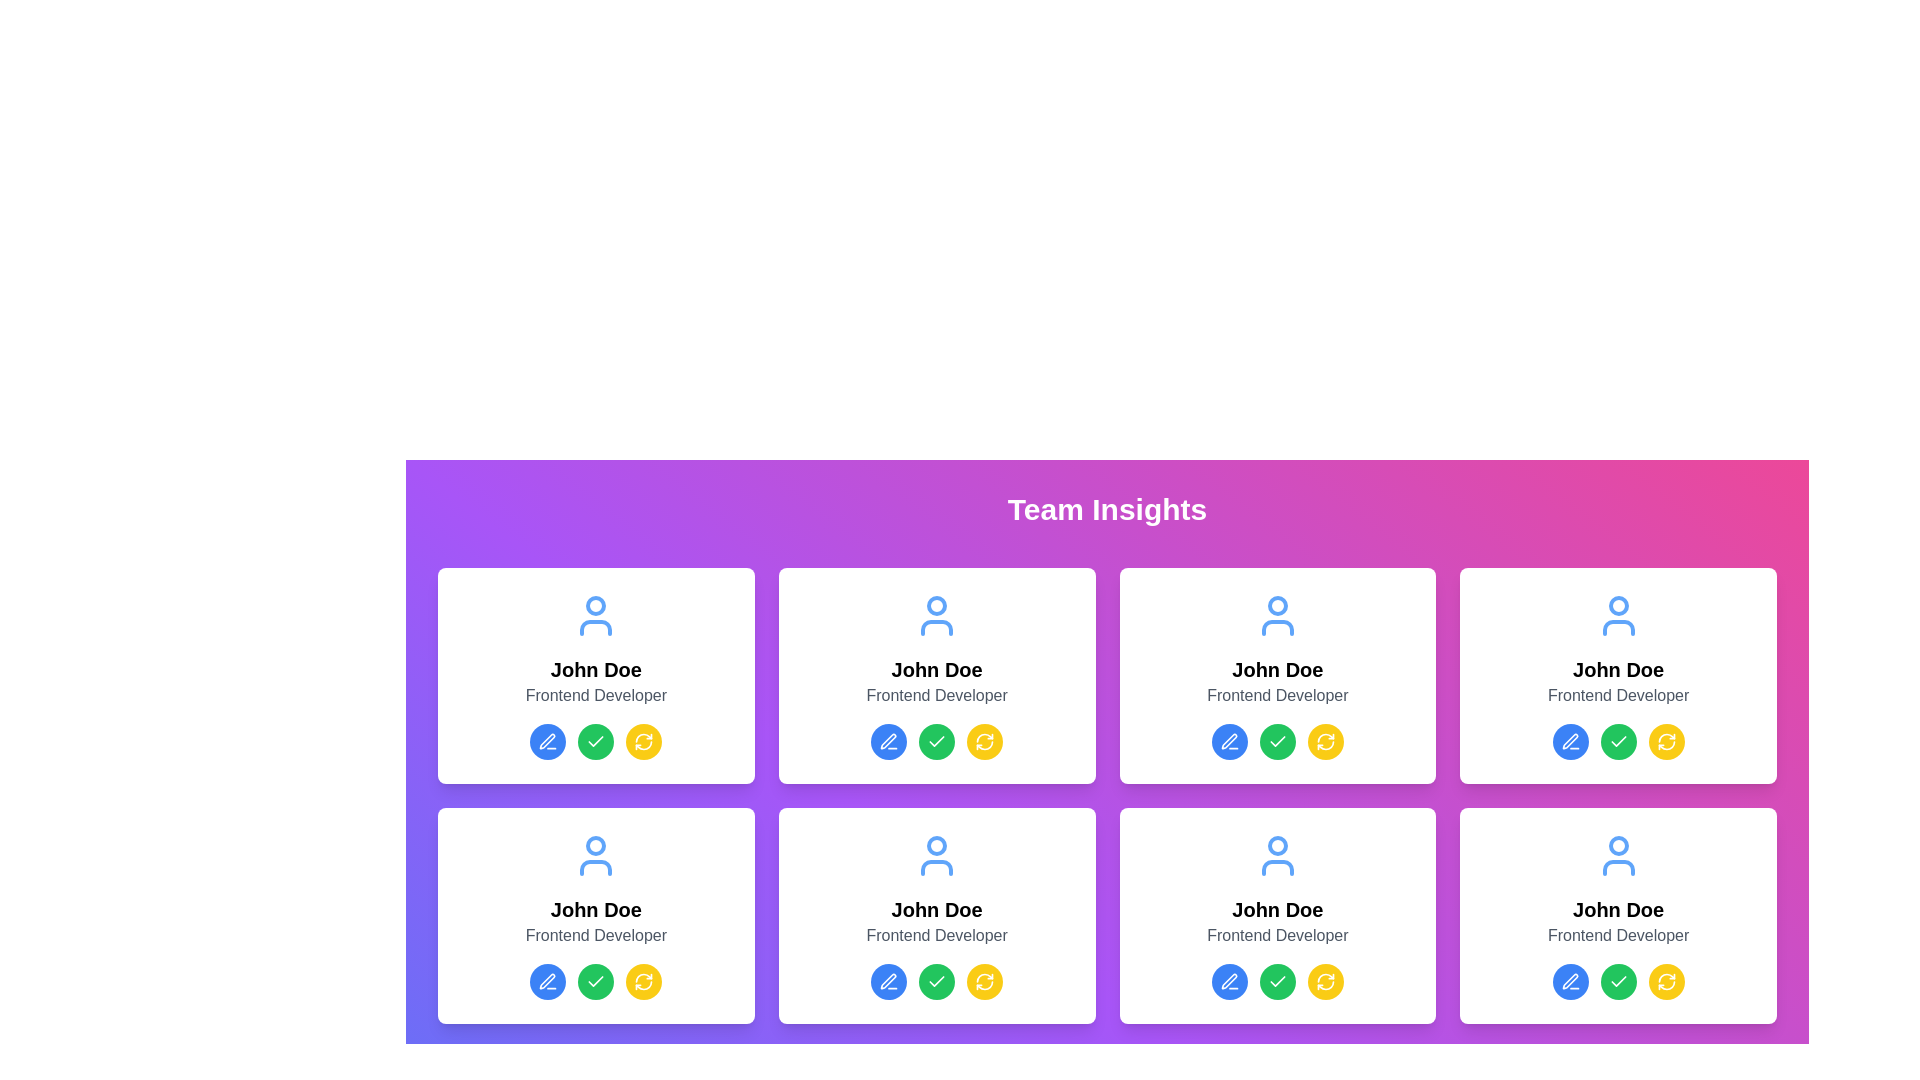  Describe the element at coordinates (1276, 627) in the screenshot. I see `the lower half (torso) of the user icon in the third user card, which is part of a larger user icon composition styled with a blue stroke` at that location.